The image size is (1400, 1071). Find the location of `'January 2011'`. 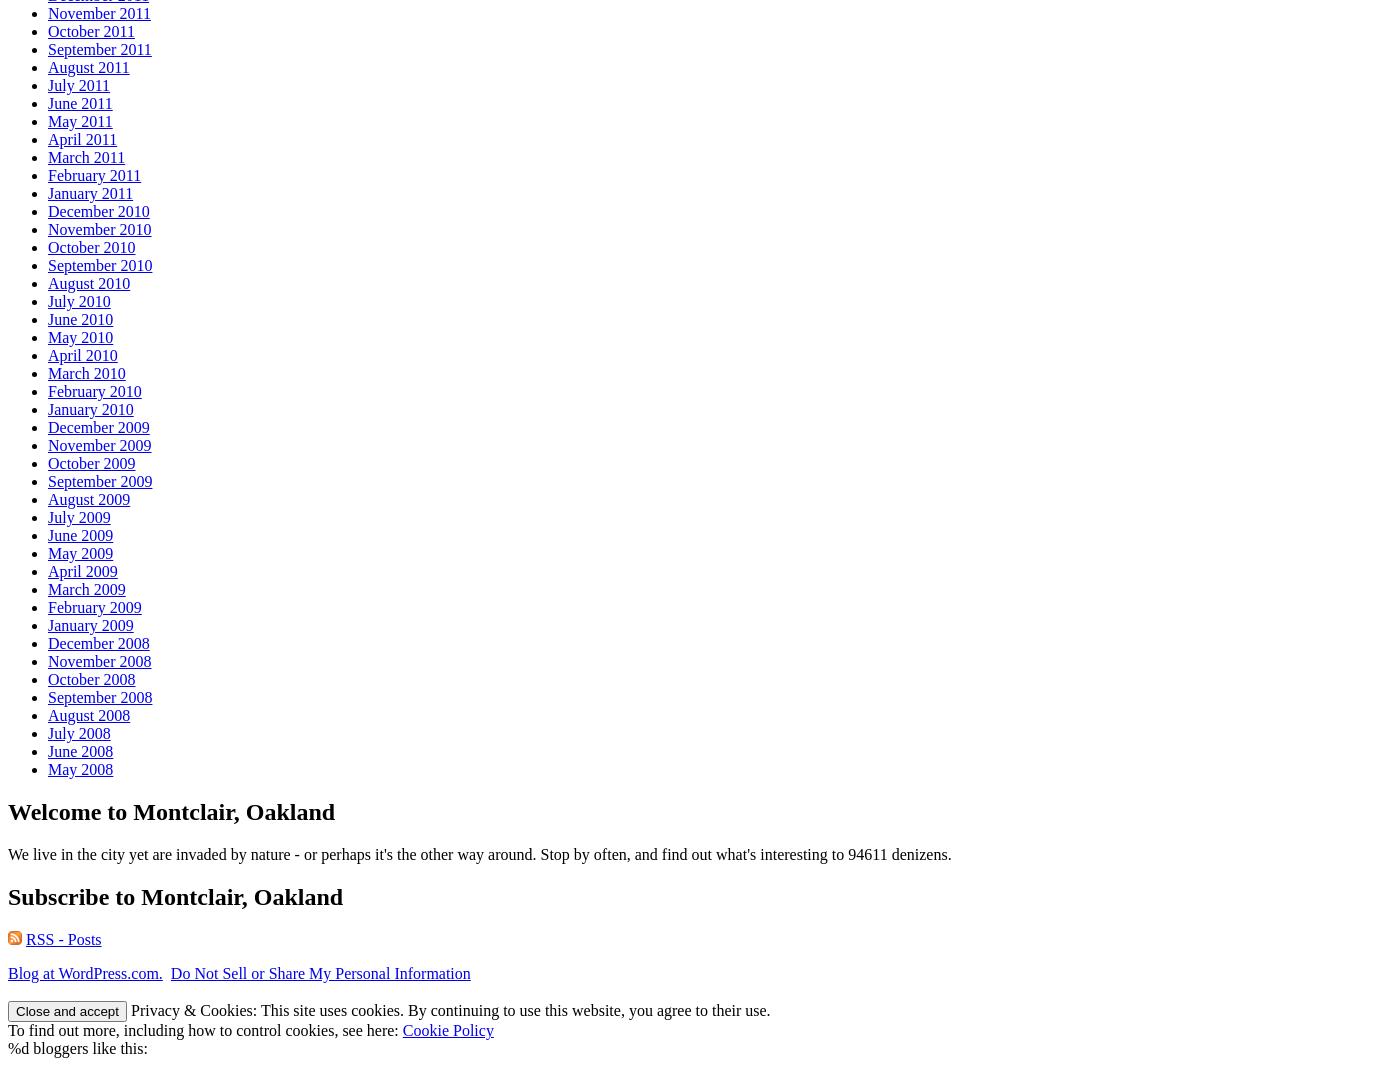

'January 2011' is located at coordinates (89, 192).